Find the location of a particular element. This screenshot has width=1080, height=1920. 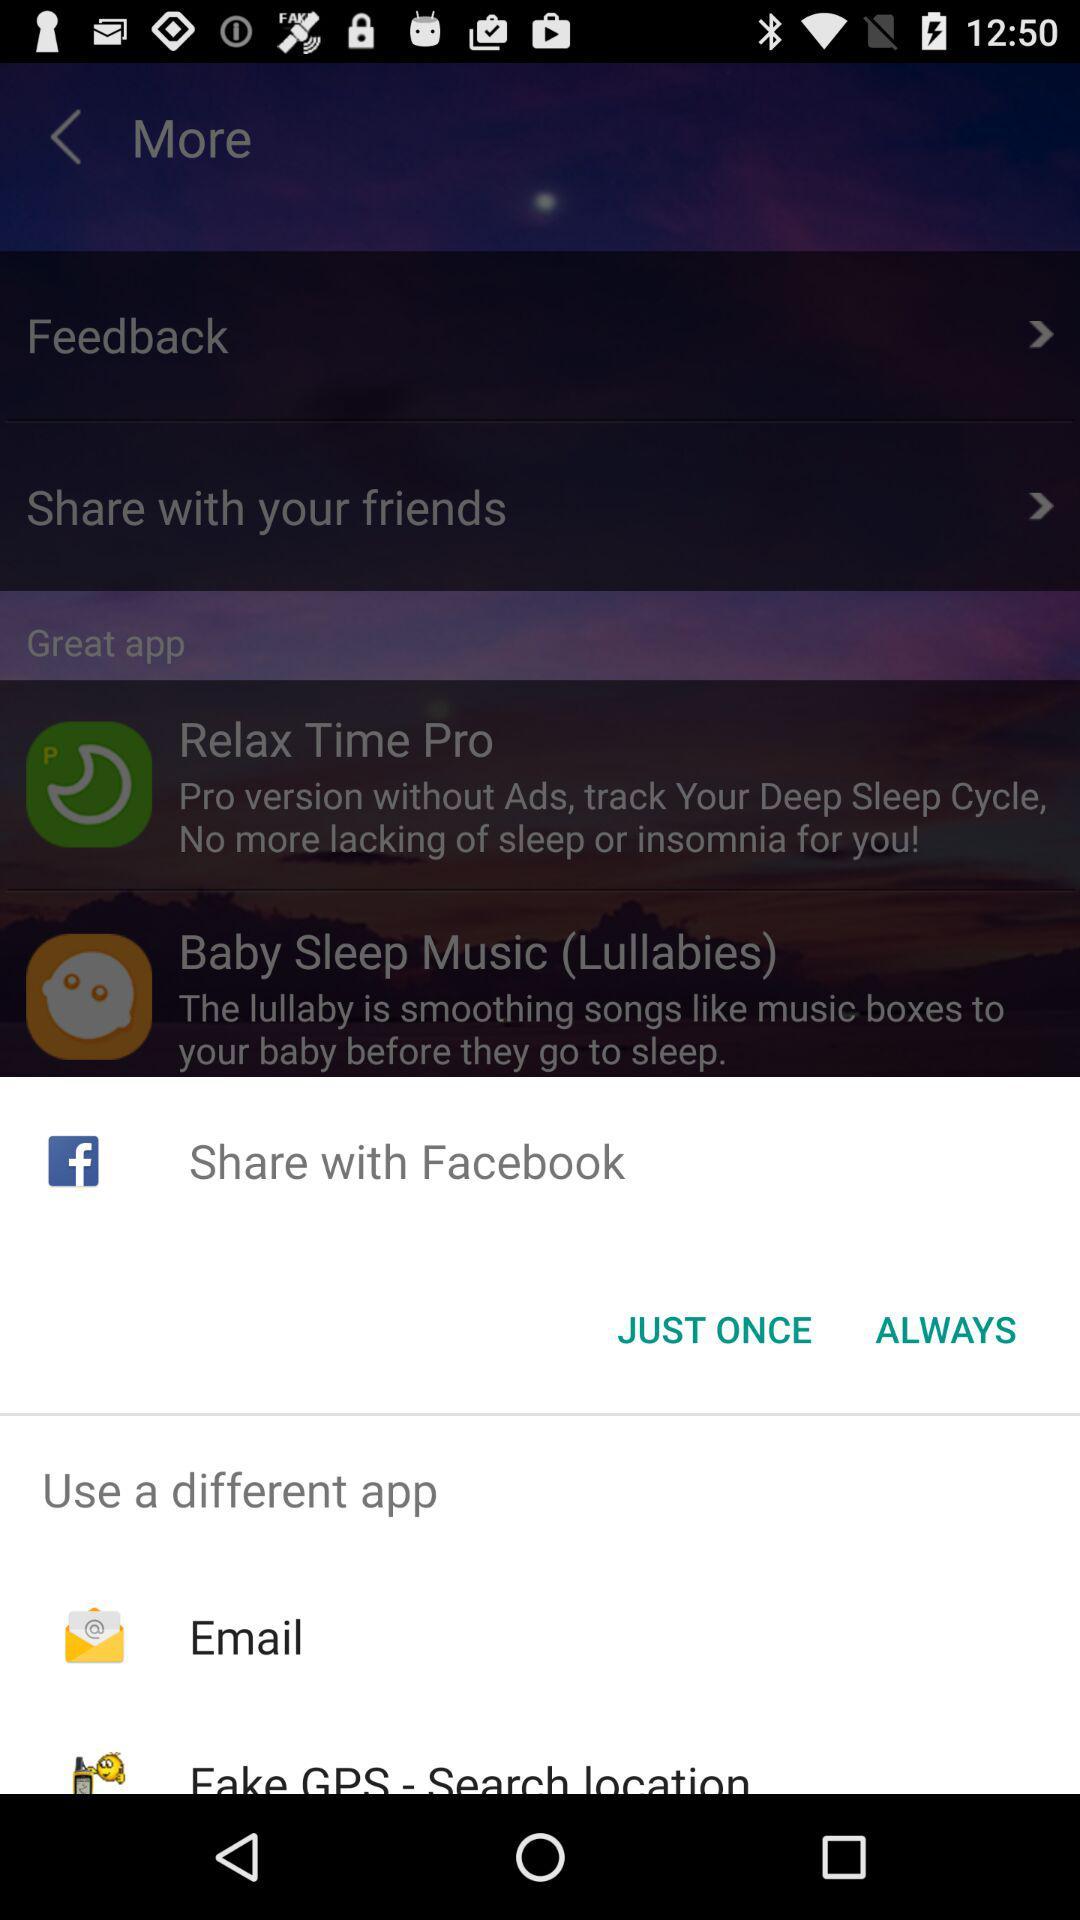

app above email item is located at coordinates (540, 1489).